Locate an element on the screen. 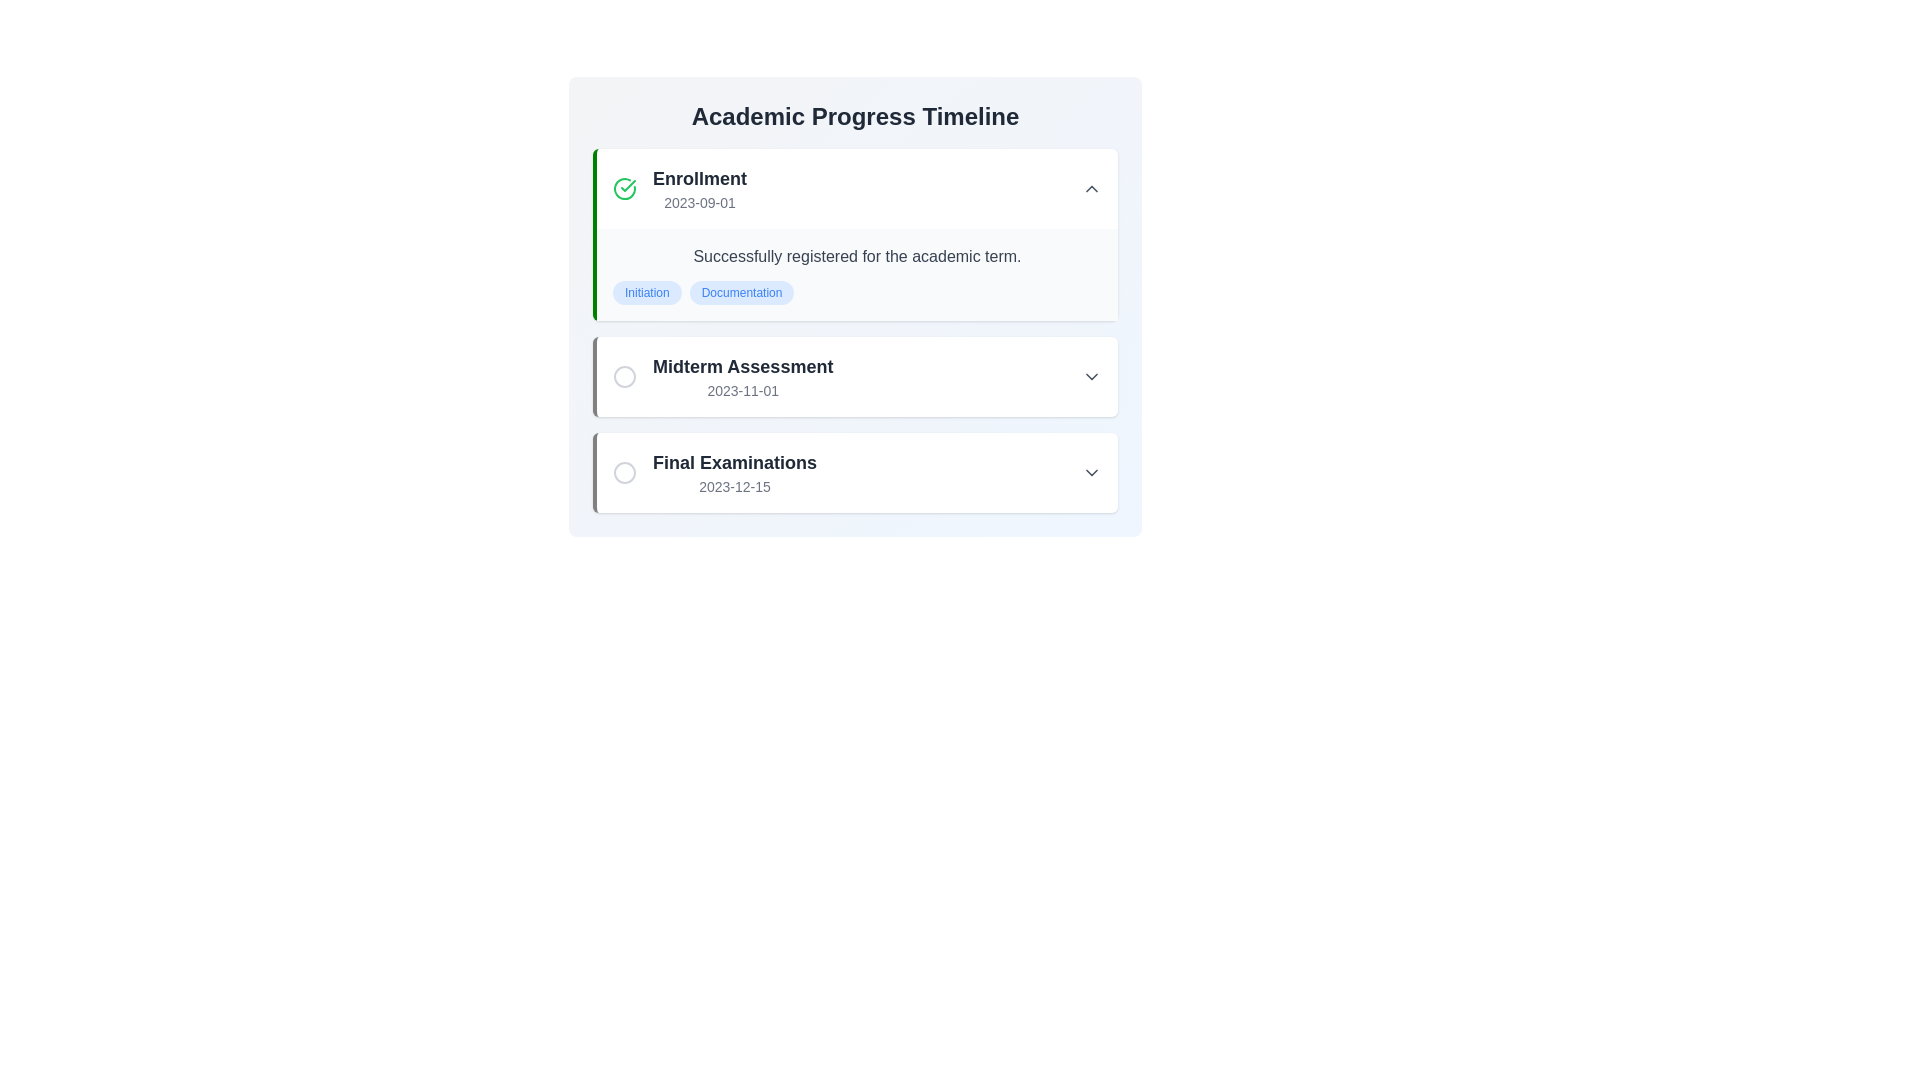 This screenshot has width=1920, height=1080. the static text indicating the date of the 'Final Examinations' stage in the academic progress timeline, located below the bold title 'Final Examinations' is located at coordinates (733, 486).